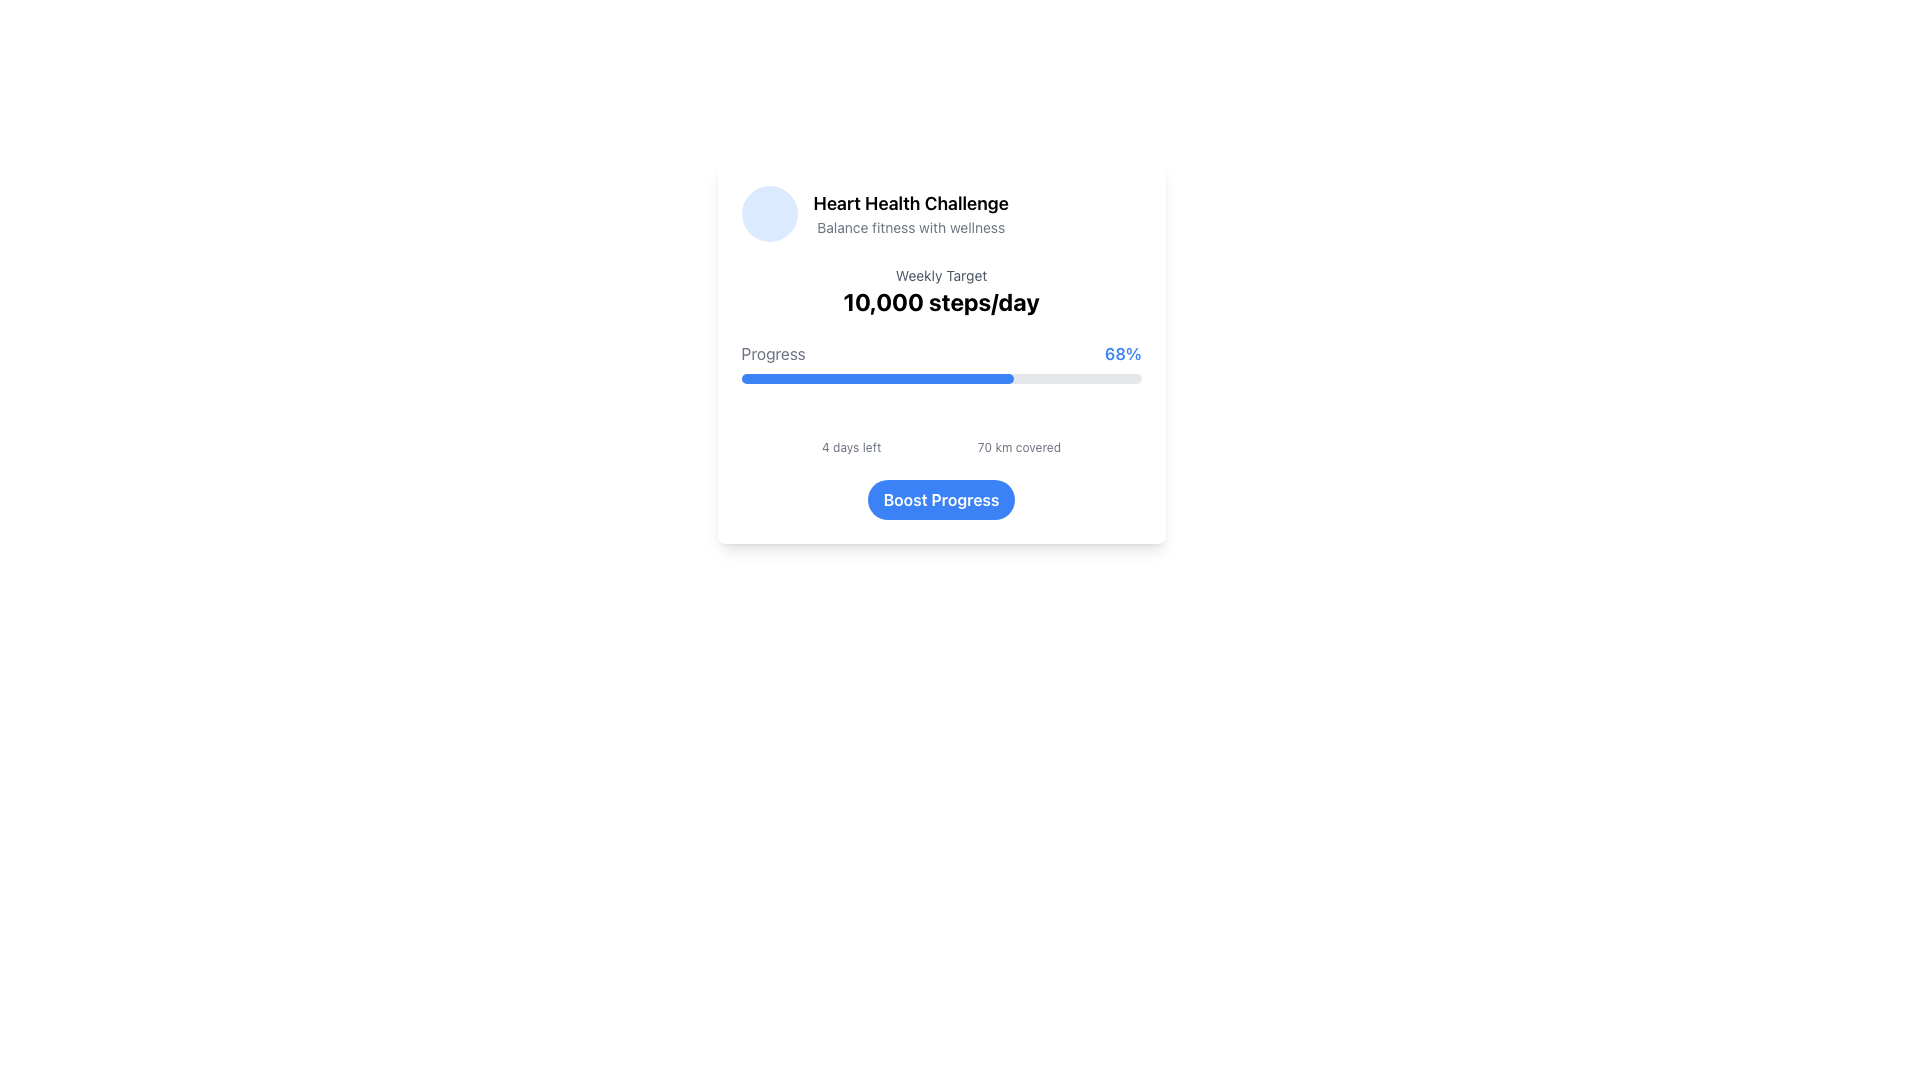  Describe the element at coordinates (940, 213) in the screenshot. I see `the Section header titled 'Heart Health Challenge' which features a blue circular icon and two lines of text, the first bold and the second in gray` at that location.